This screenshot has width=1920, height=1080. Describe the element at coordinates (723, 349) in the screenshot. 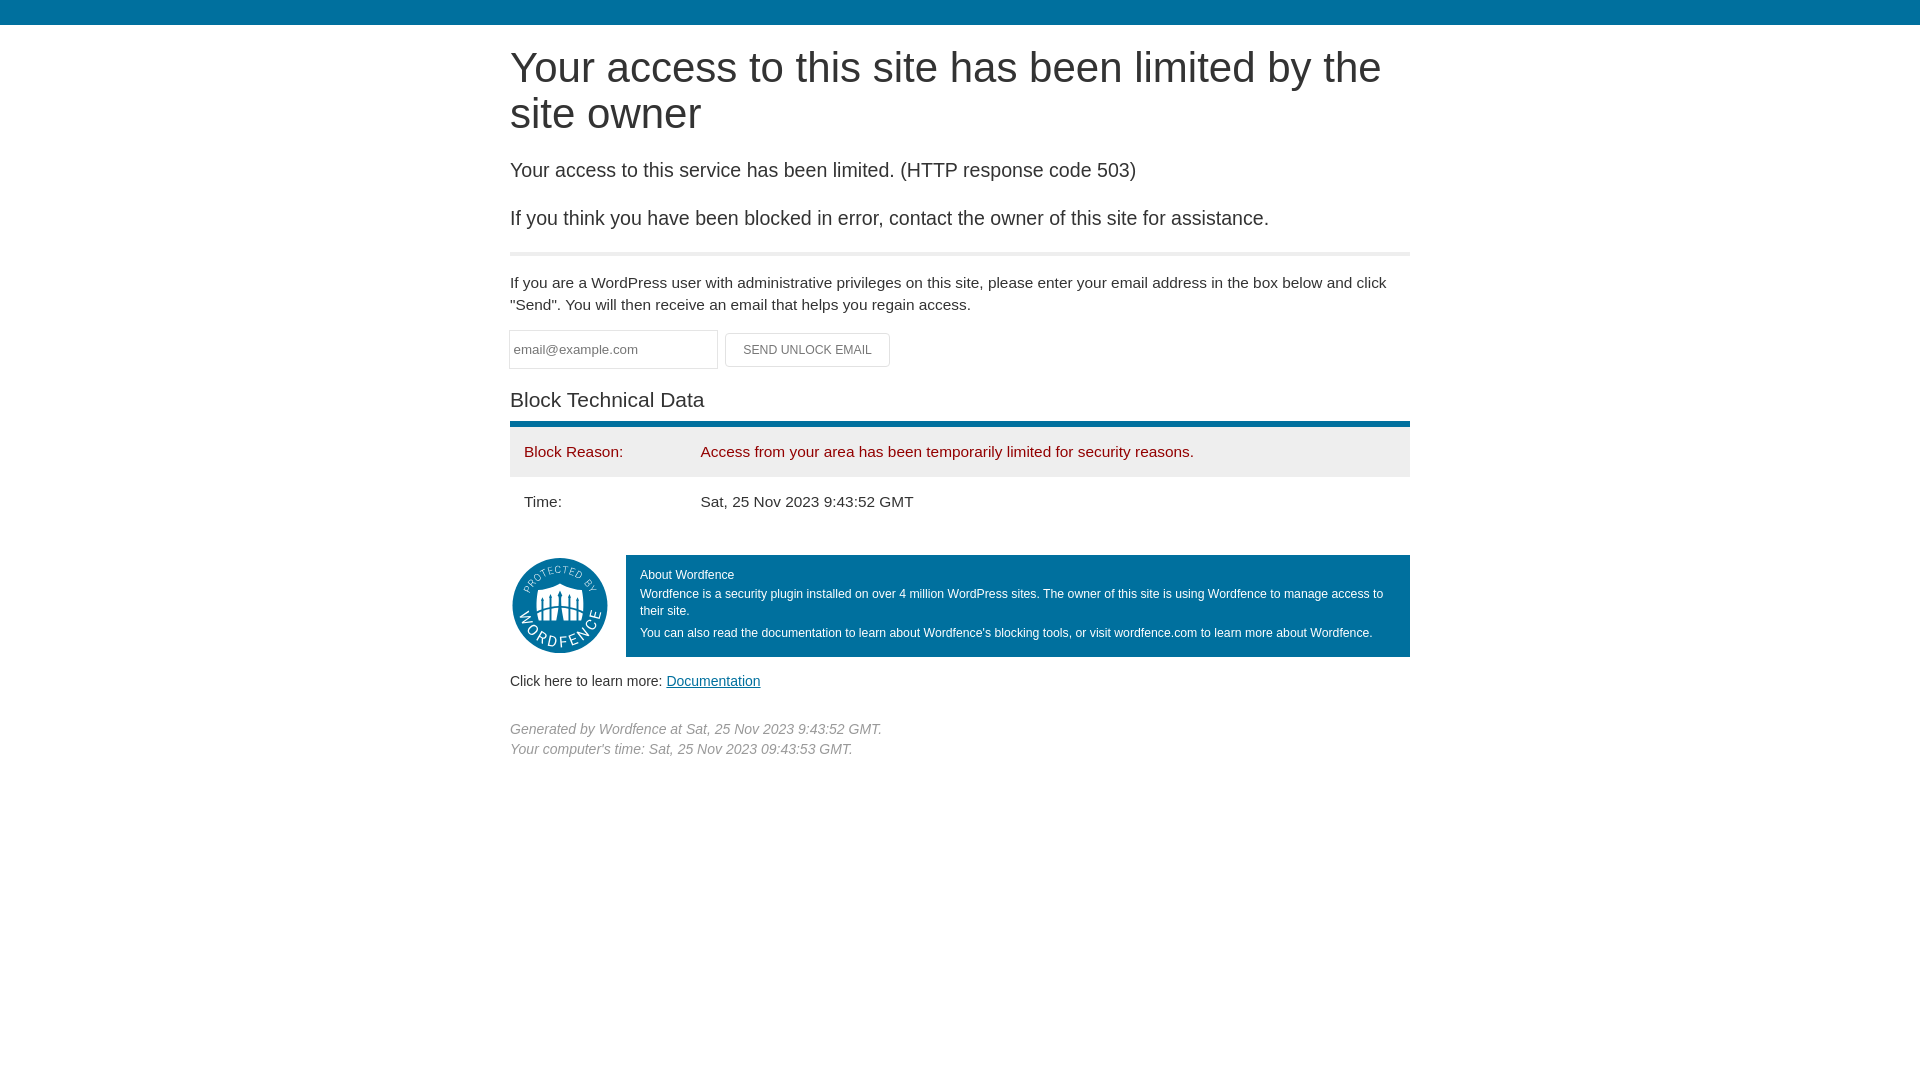

I see `'Send Unlock Email'` at that location.